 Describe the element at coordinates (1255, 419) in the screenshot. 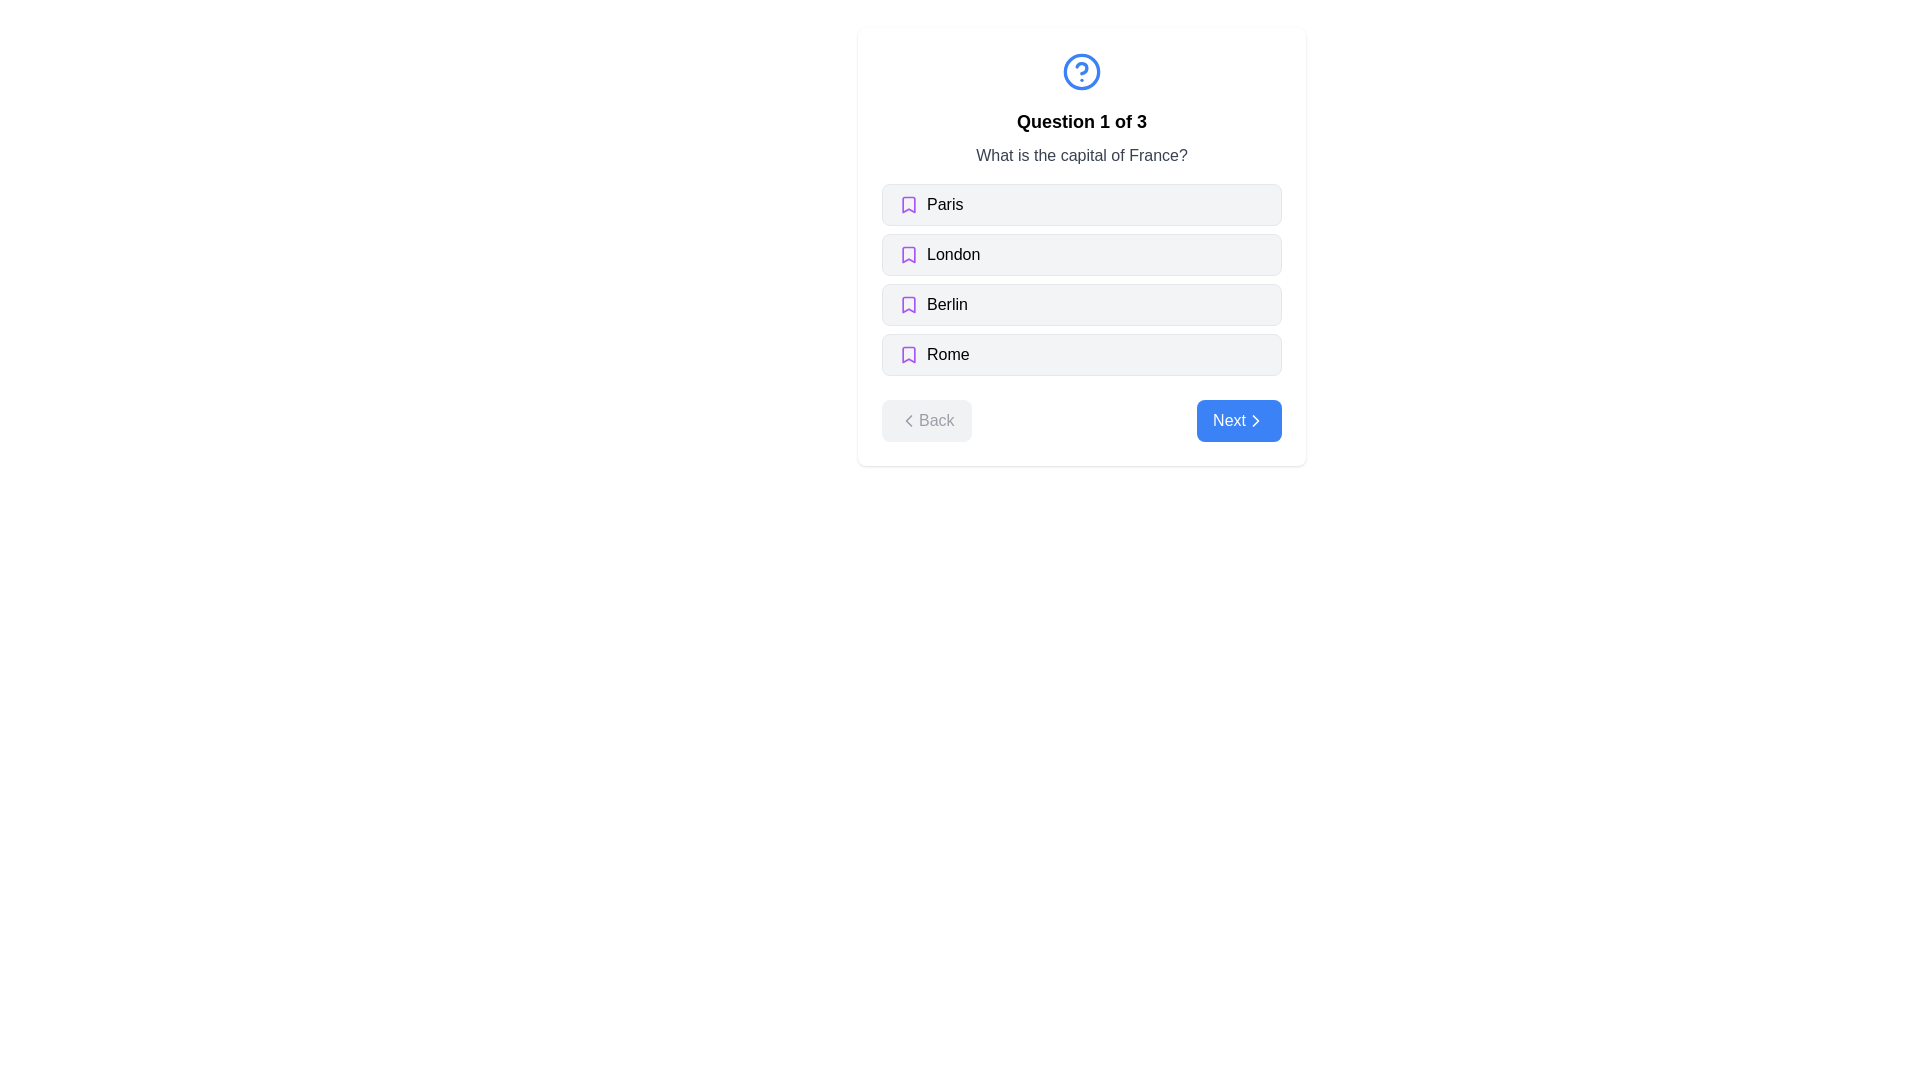

I see `the chevron icon located inside the 'Next' button at the bottom-right area of the interface` at that location.